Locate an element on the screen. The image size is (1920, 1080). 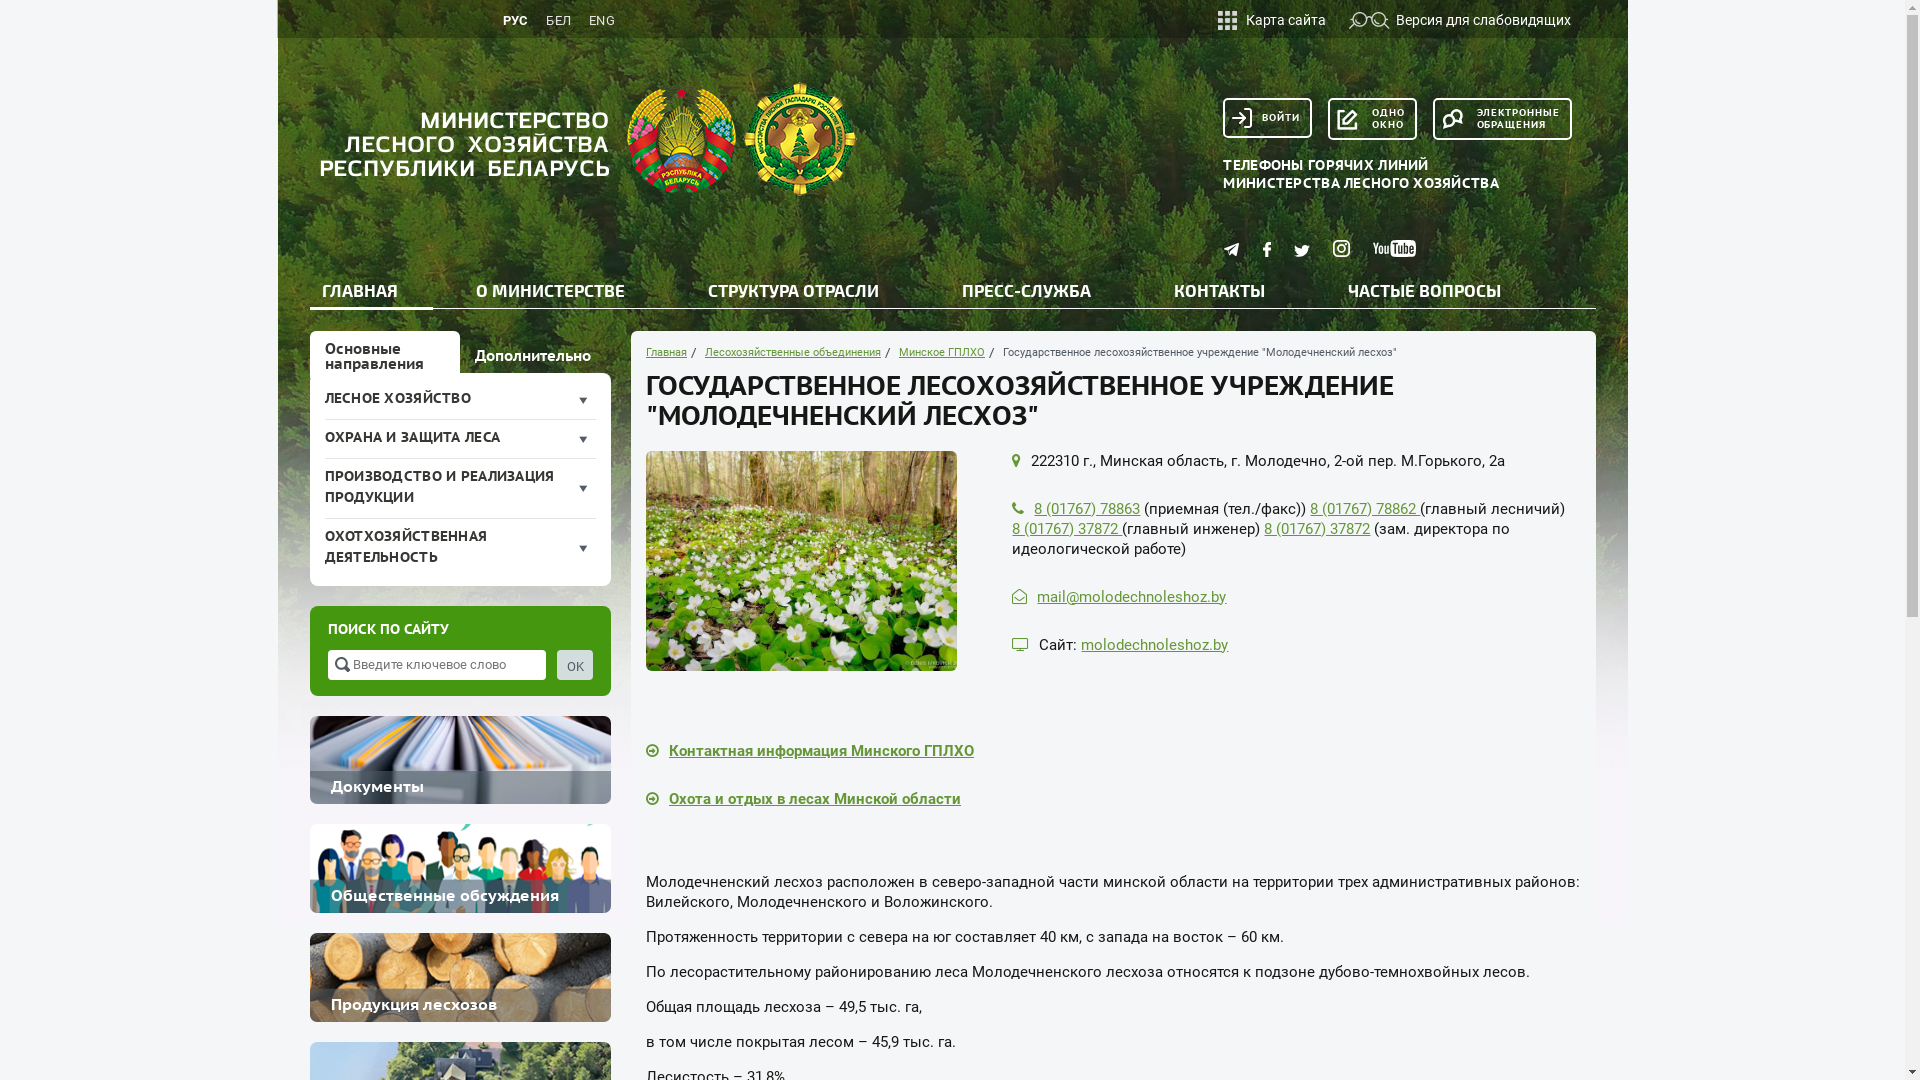
'8 (01767) 78863' is located at coordinates (1085, 508).